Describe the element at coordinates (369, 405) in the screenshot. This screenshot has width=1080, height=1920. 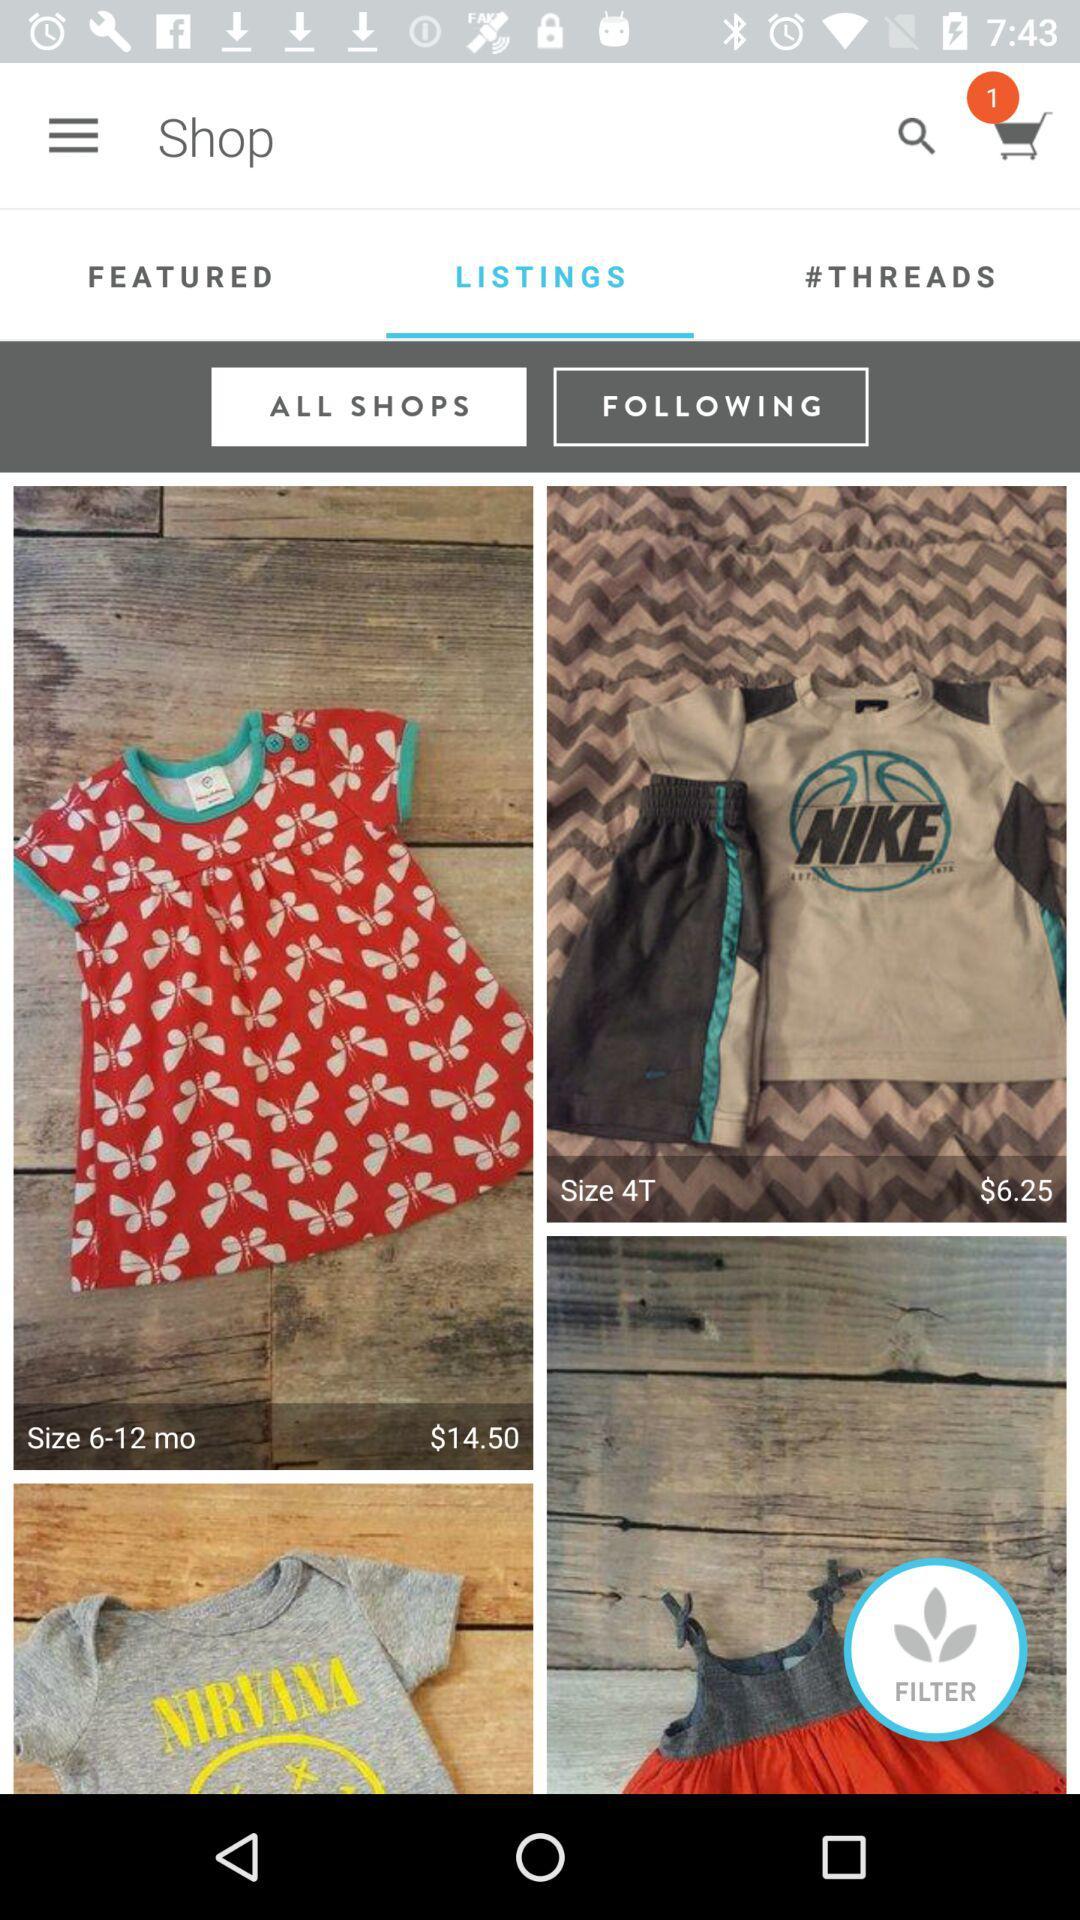
I see `item next to the following` at that location.